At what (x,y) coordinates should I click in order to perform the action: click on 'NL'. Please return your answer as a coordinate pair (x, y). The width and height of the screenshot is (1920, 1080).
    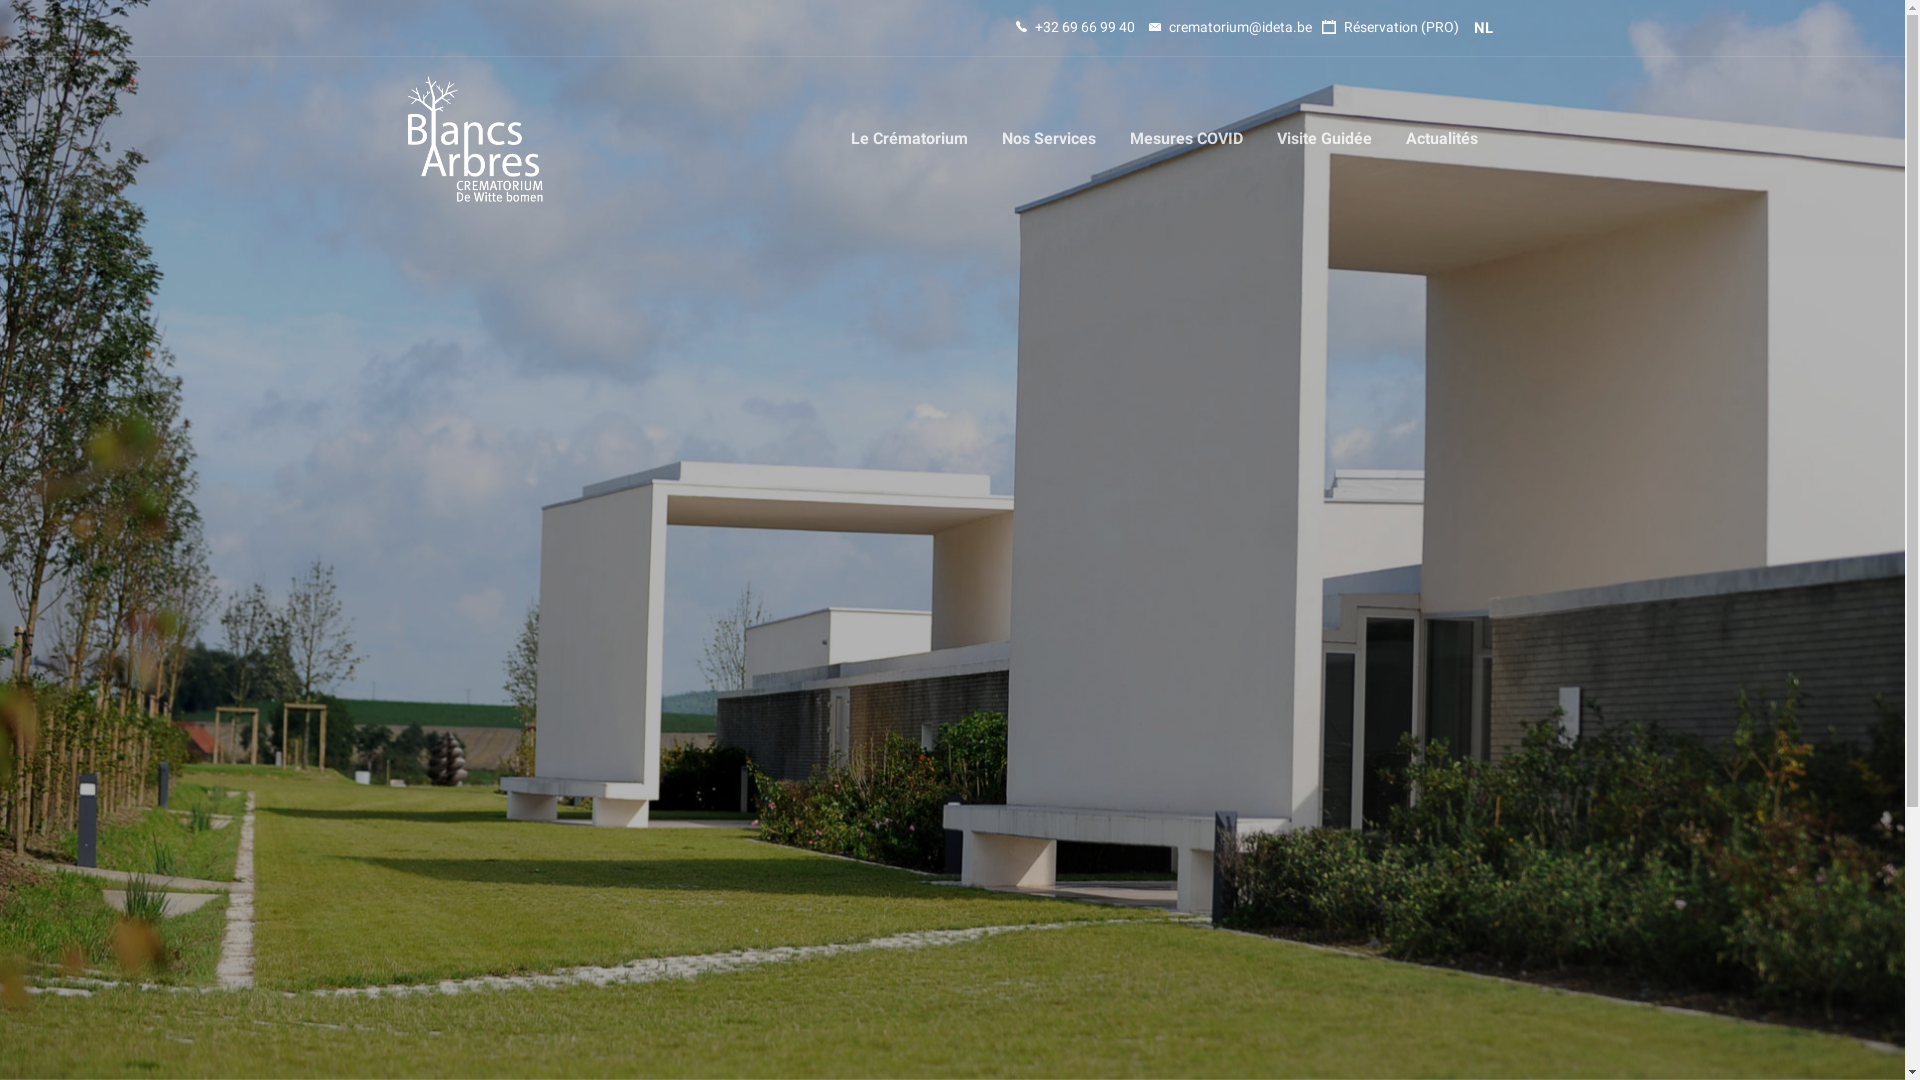
    Looking at the image, I should click on (1473, 27).